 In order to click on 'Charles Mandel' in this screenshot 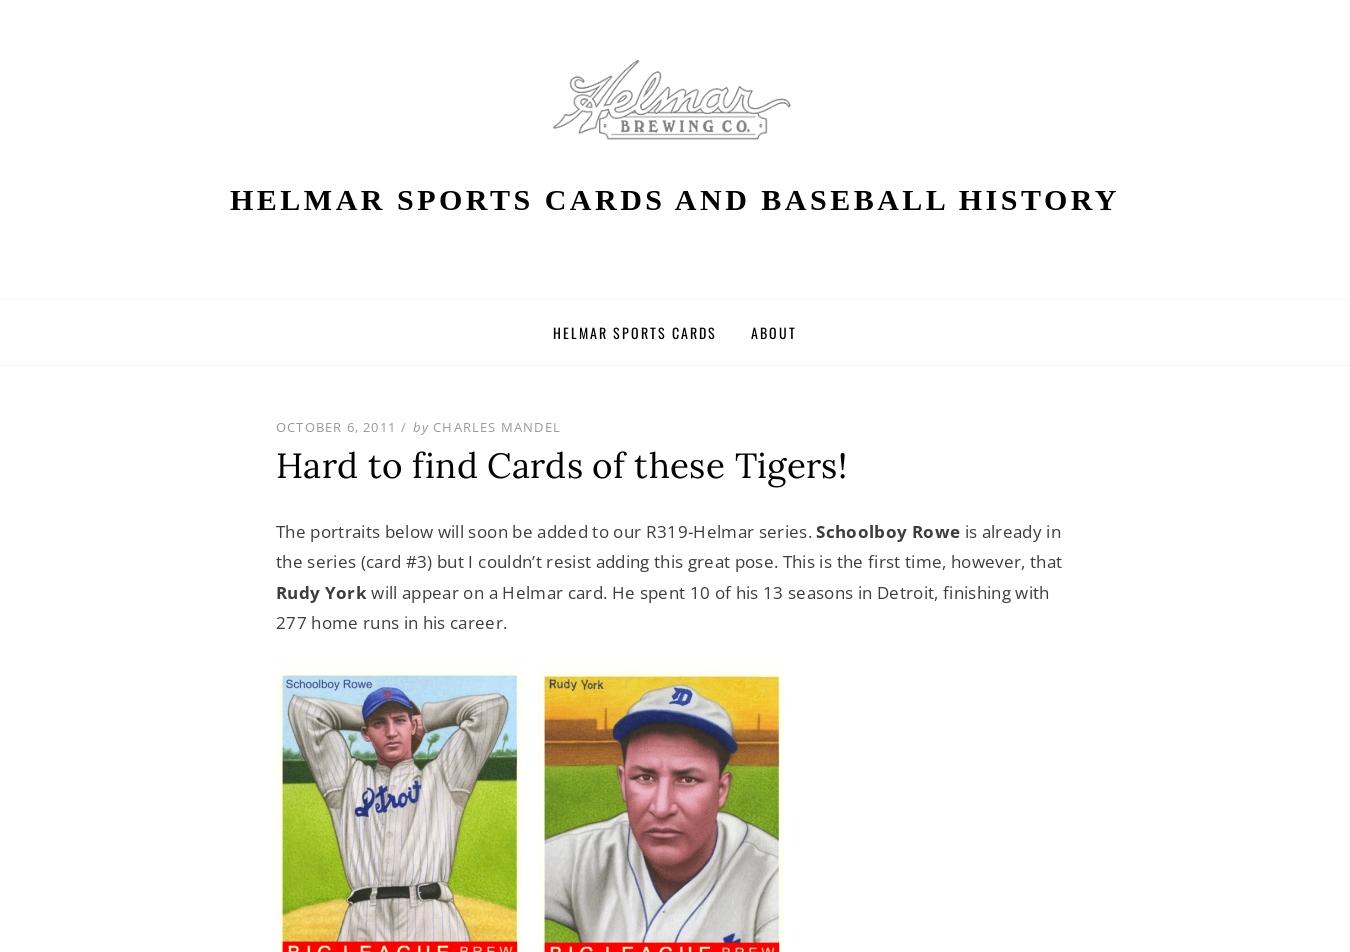, I will do `click(495, 426)`.